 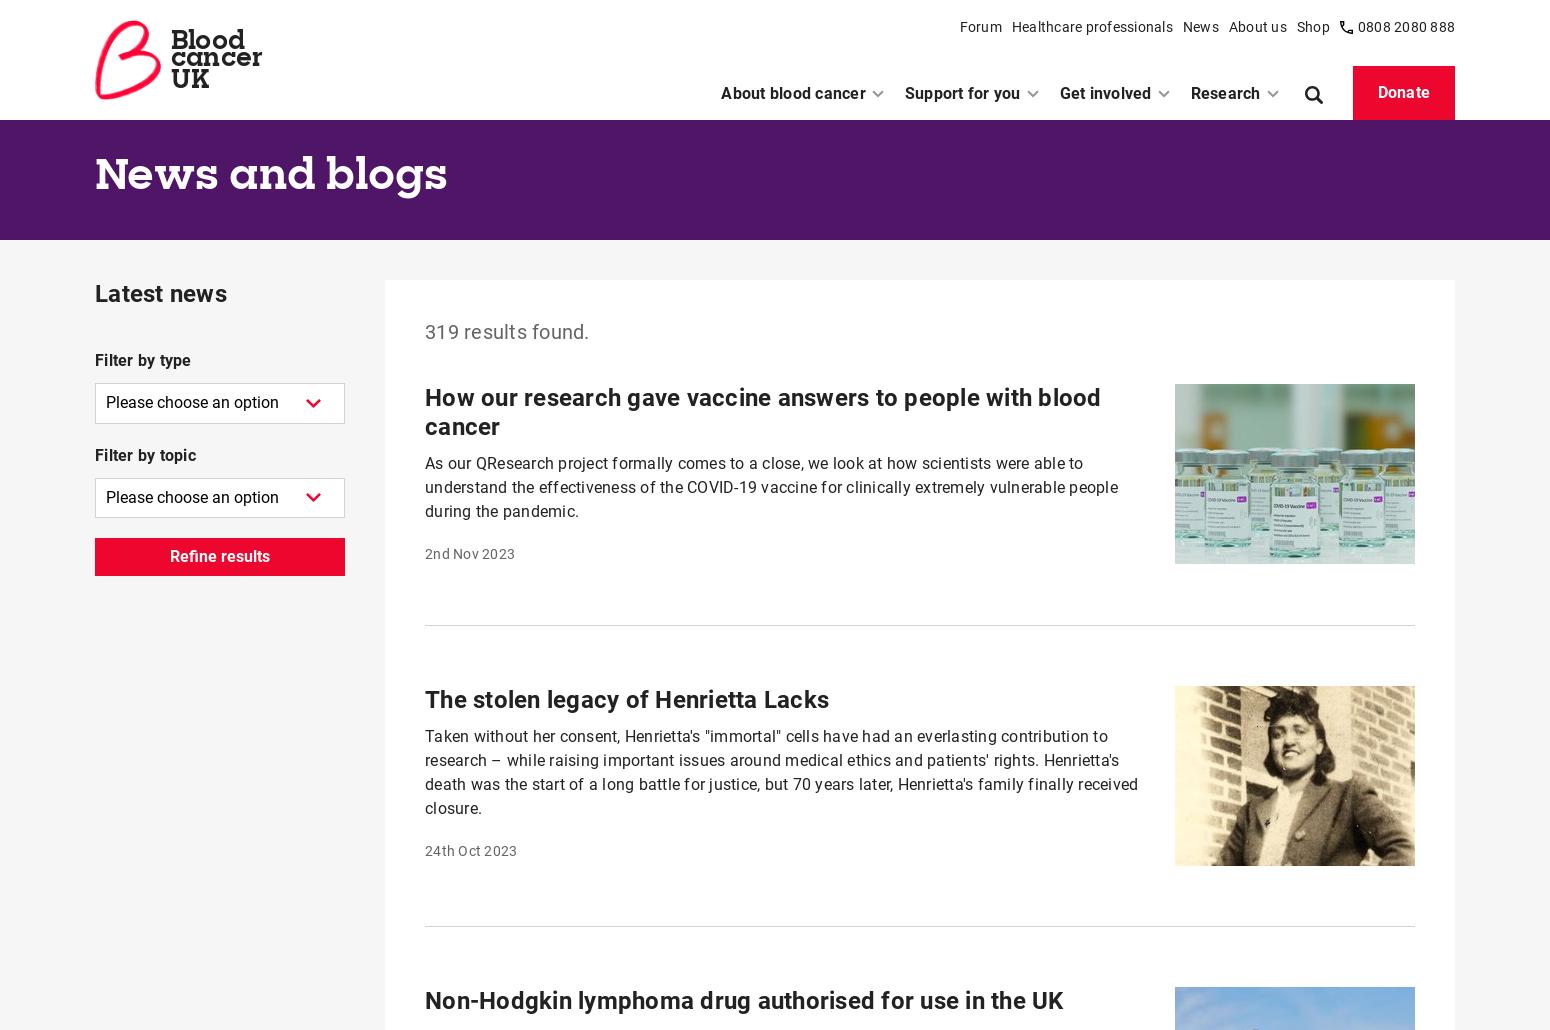 What do you see at coordinates (787, 904) in the screenshot?
I see `'We’ve just found out that the latest Omaze Million Pound House Draw raised a staggering £1.95m in just six weeks to support vital blood cancer research. Yes, you read that right – £1,950,000!'` at bounding box center [787, 904].